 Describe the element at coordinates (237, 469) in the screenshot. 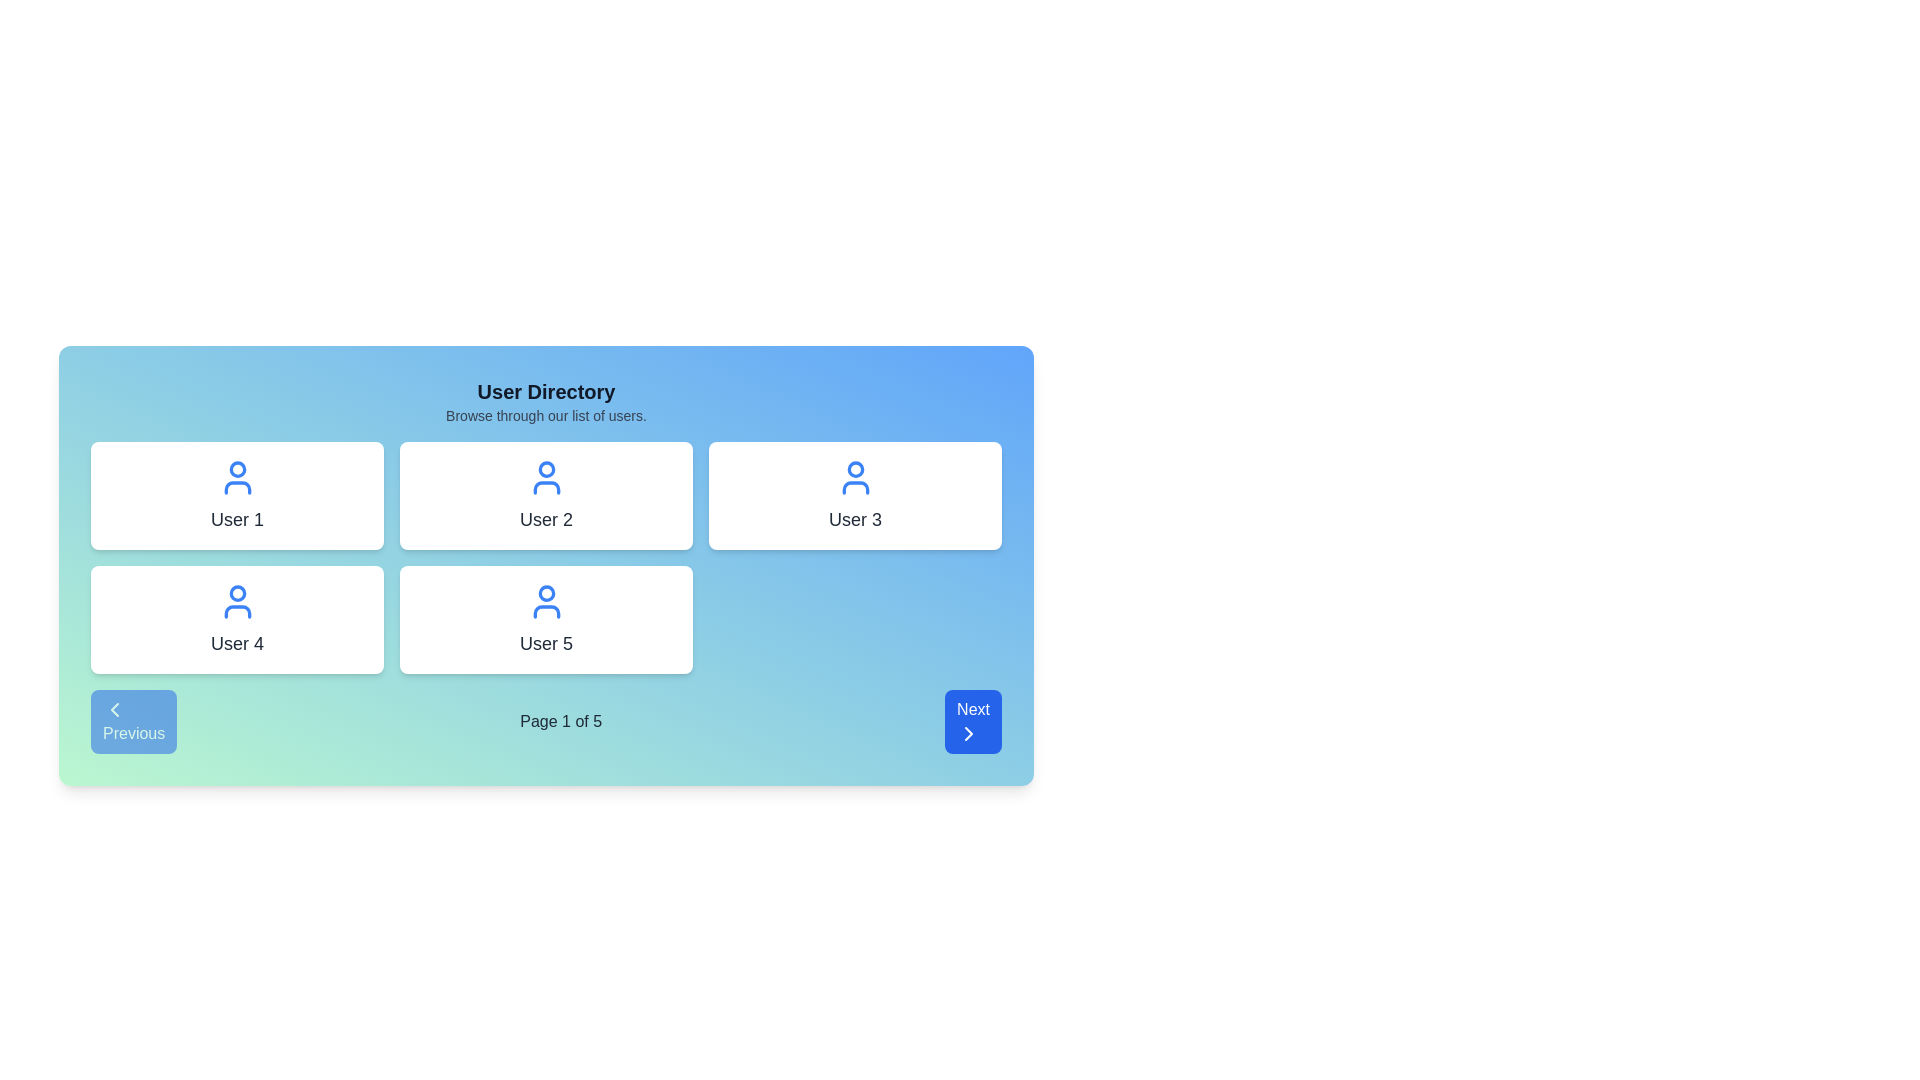

I see `the small blue circle resembling a user profile picture above the text label 'User 1' in the user grid layout` at that location.